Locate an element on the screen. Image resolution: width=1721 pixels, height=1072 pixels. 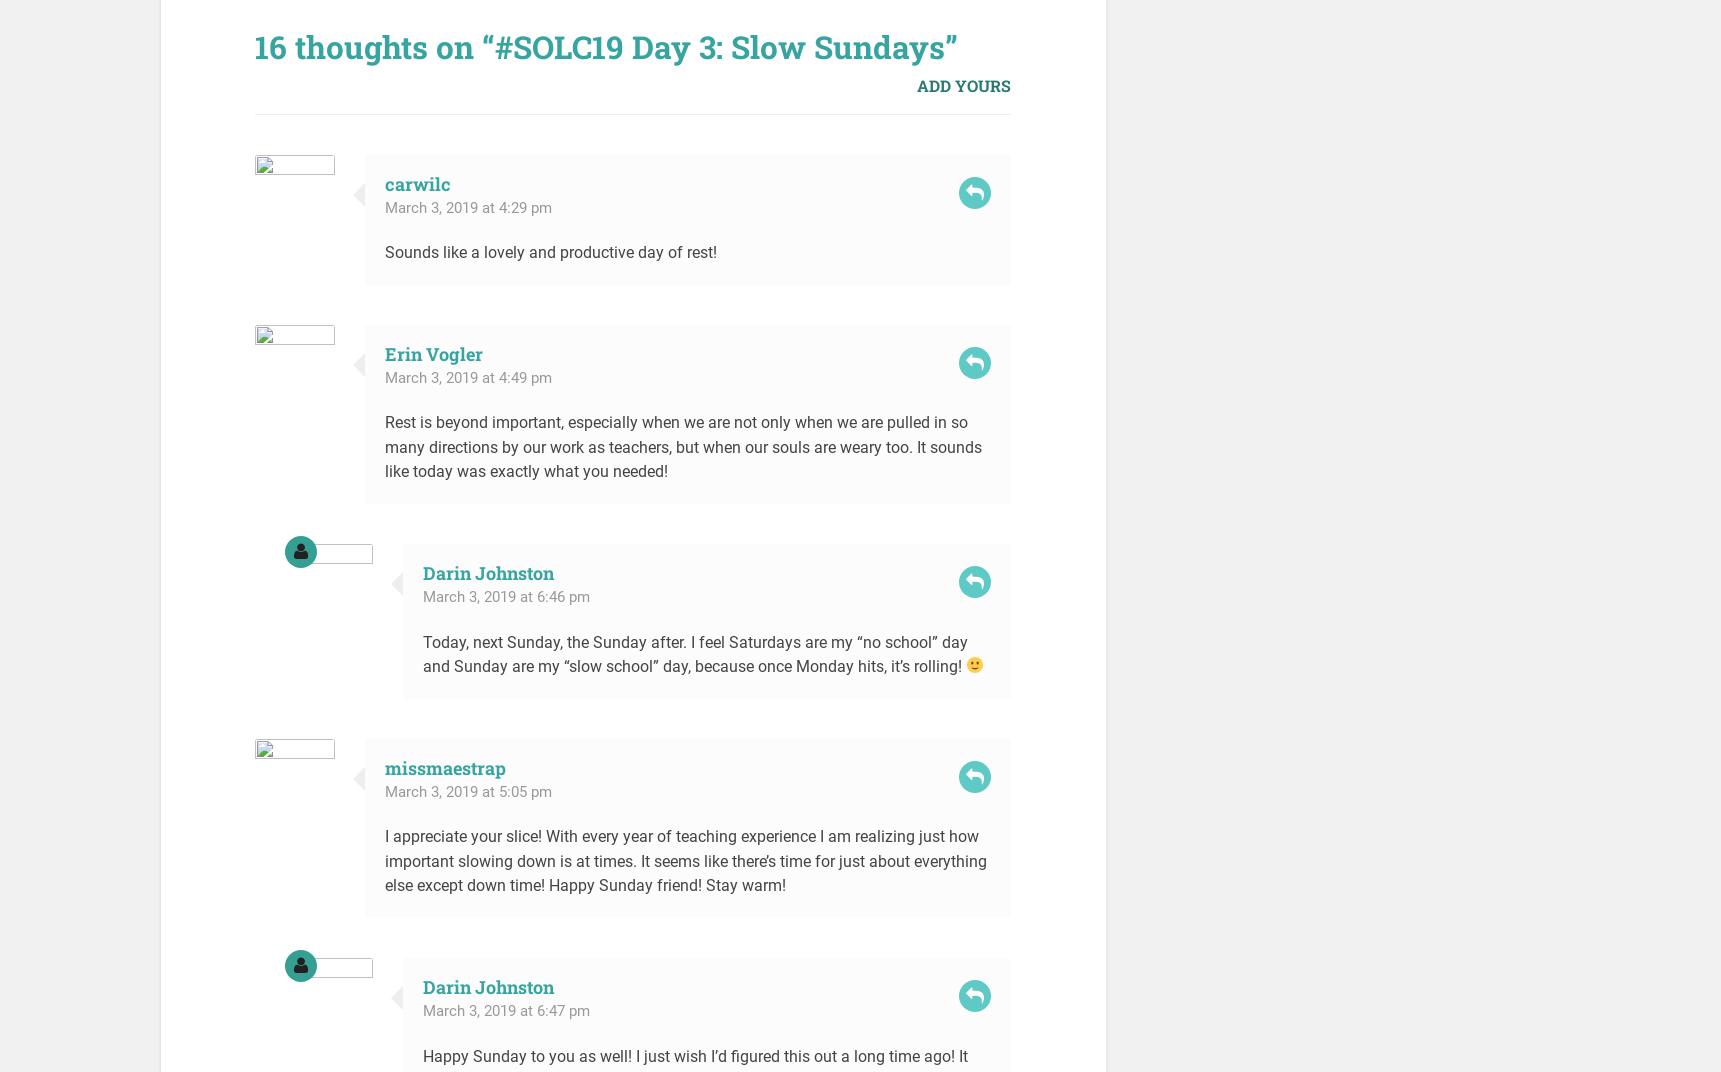
'Rest is beyond important, especially when we are not only when we are pulled in so many directions by our work as teachers, but when our souls are weary too. It sounds like today was exactly what you needed!' is located at coordinates (682, 445).